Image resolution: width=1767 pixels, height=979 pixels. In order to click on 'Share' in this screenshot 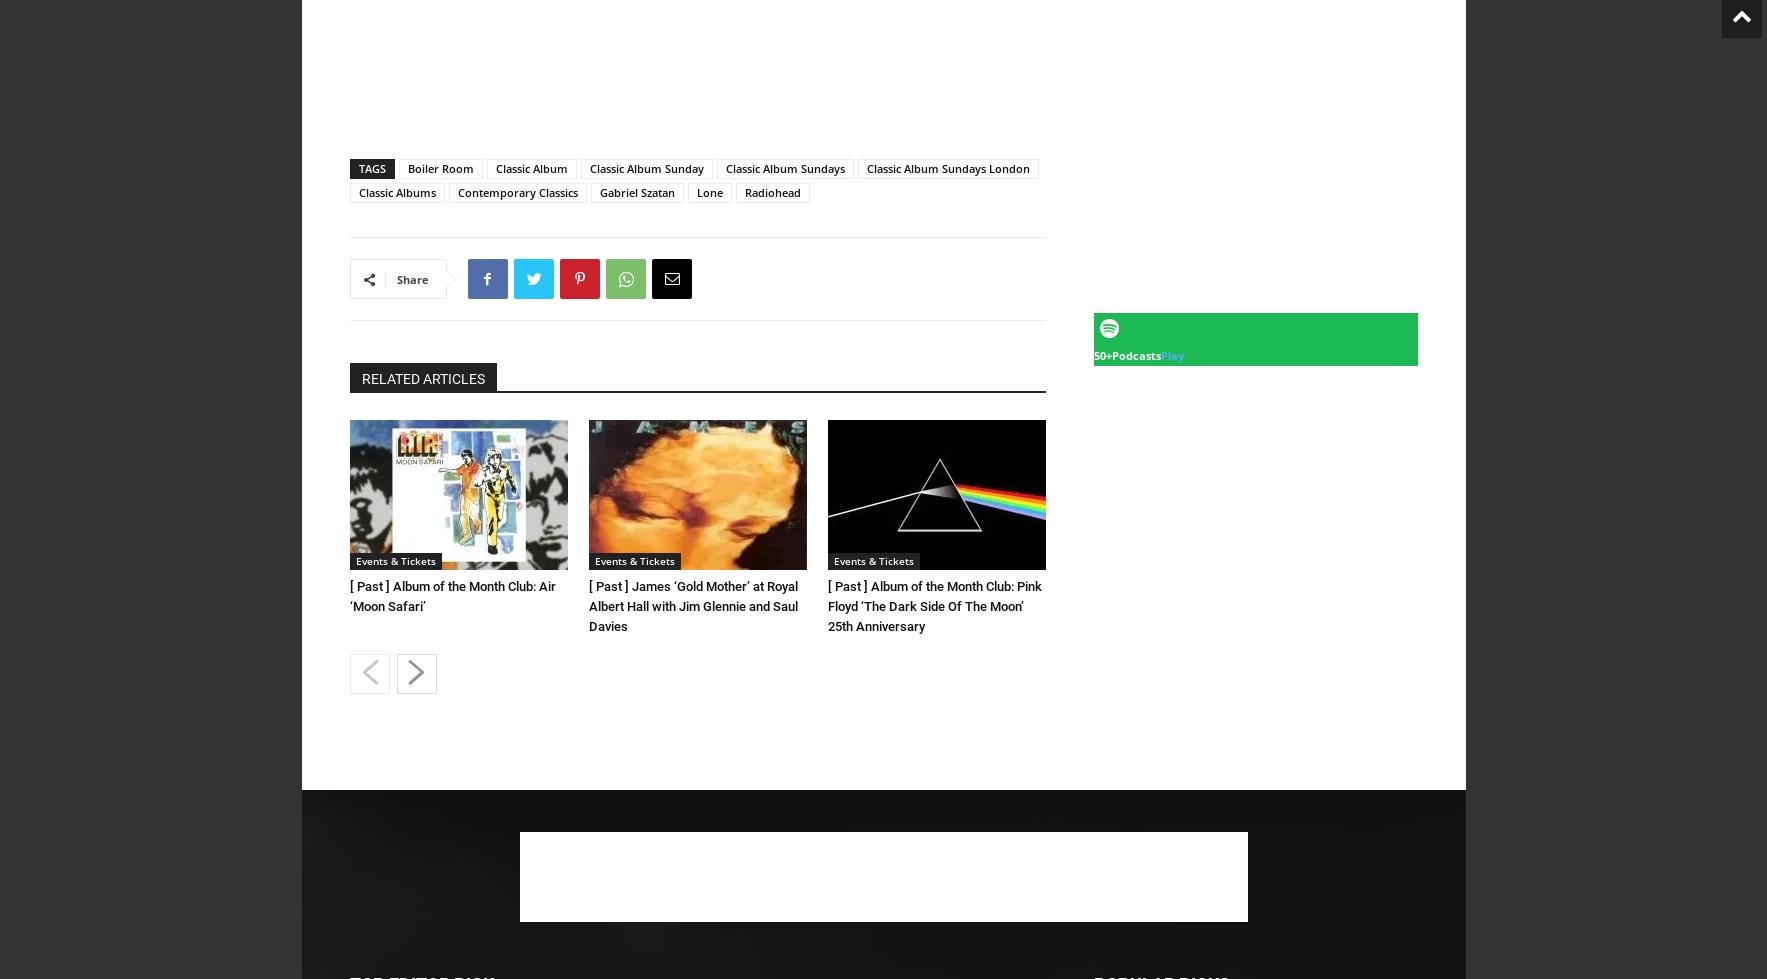, I will do `click(412, 279)`.